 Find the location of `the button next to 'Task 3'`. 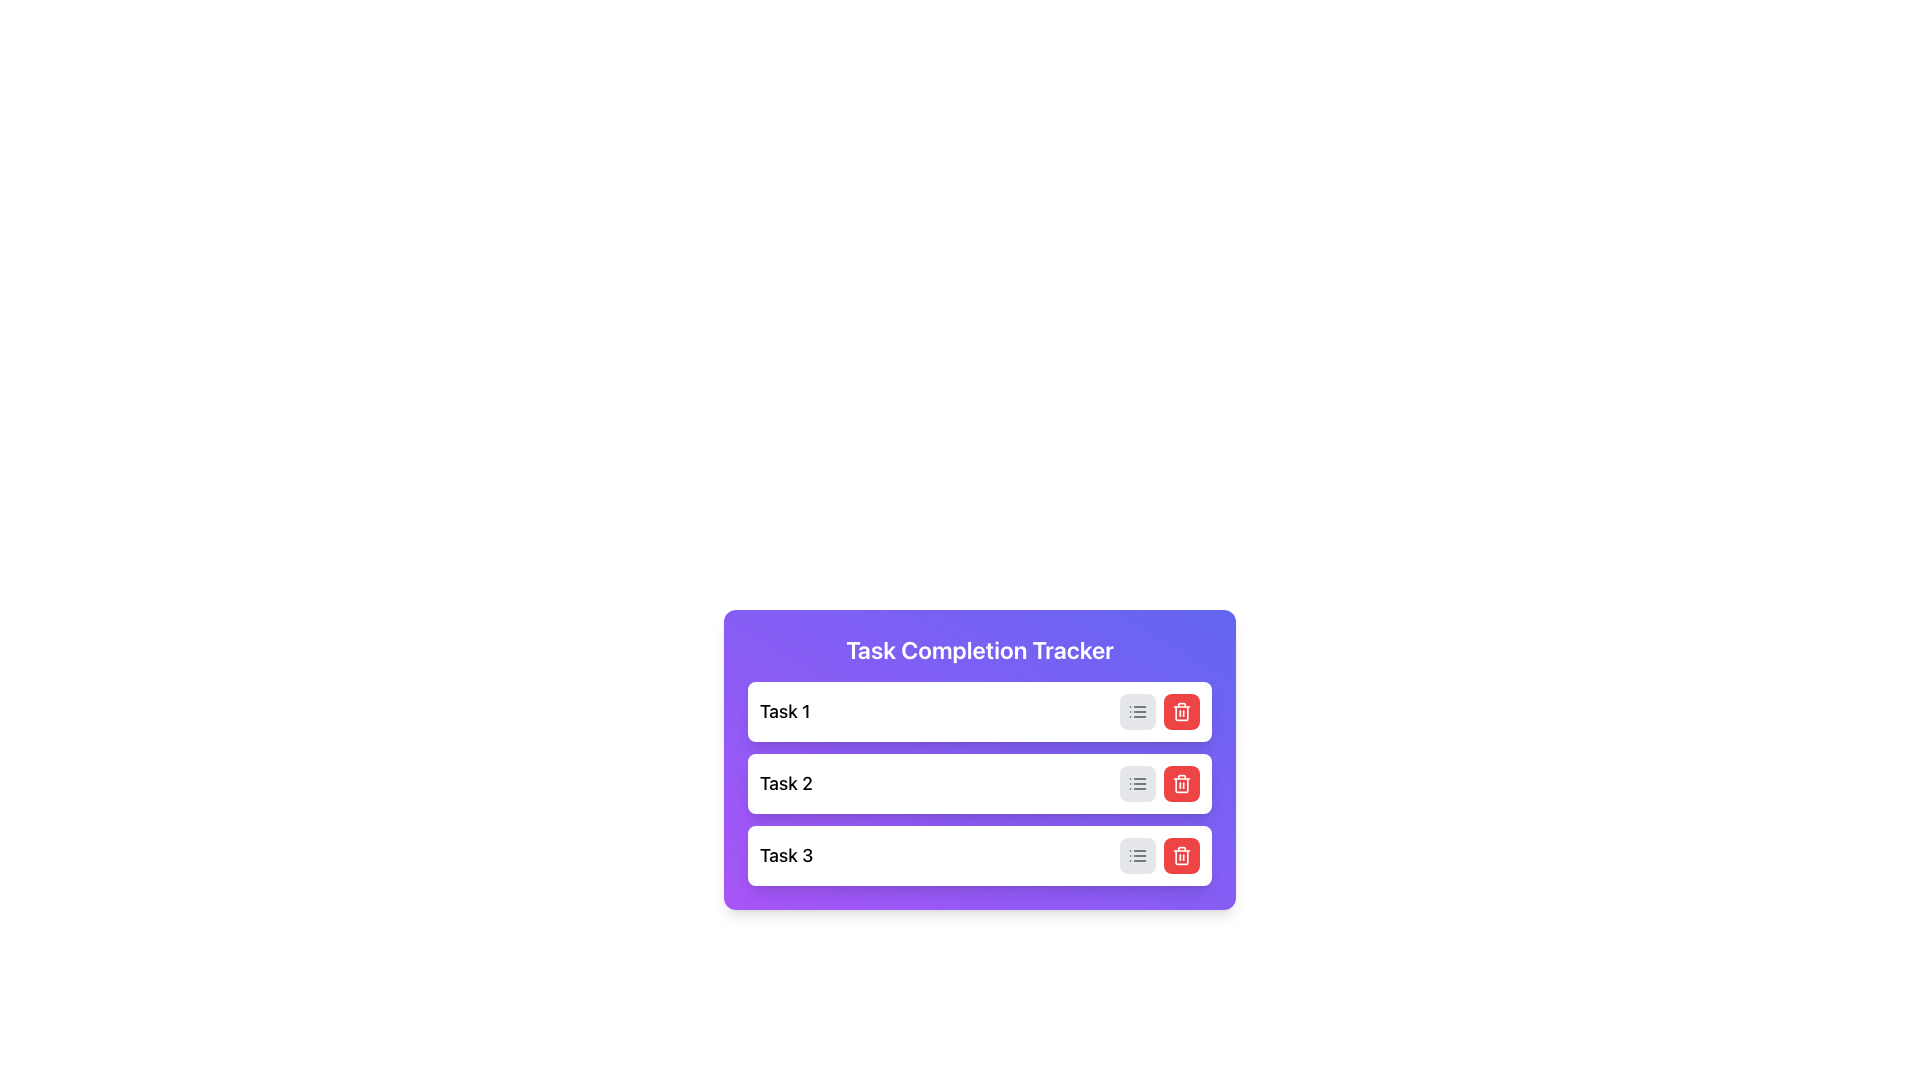

the button next to 'Task 3' is located at coordinates (1137, 855).